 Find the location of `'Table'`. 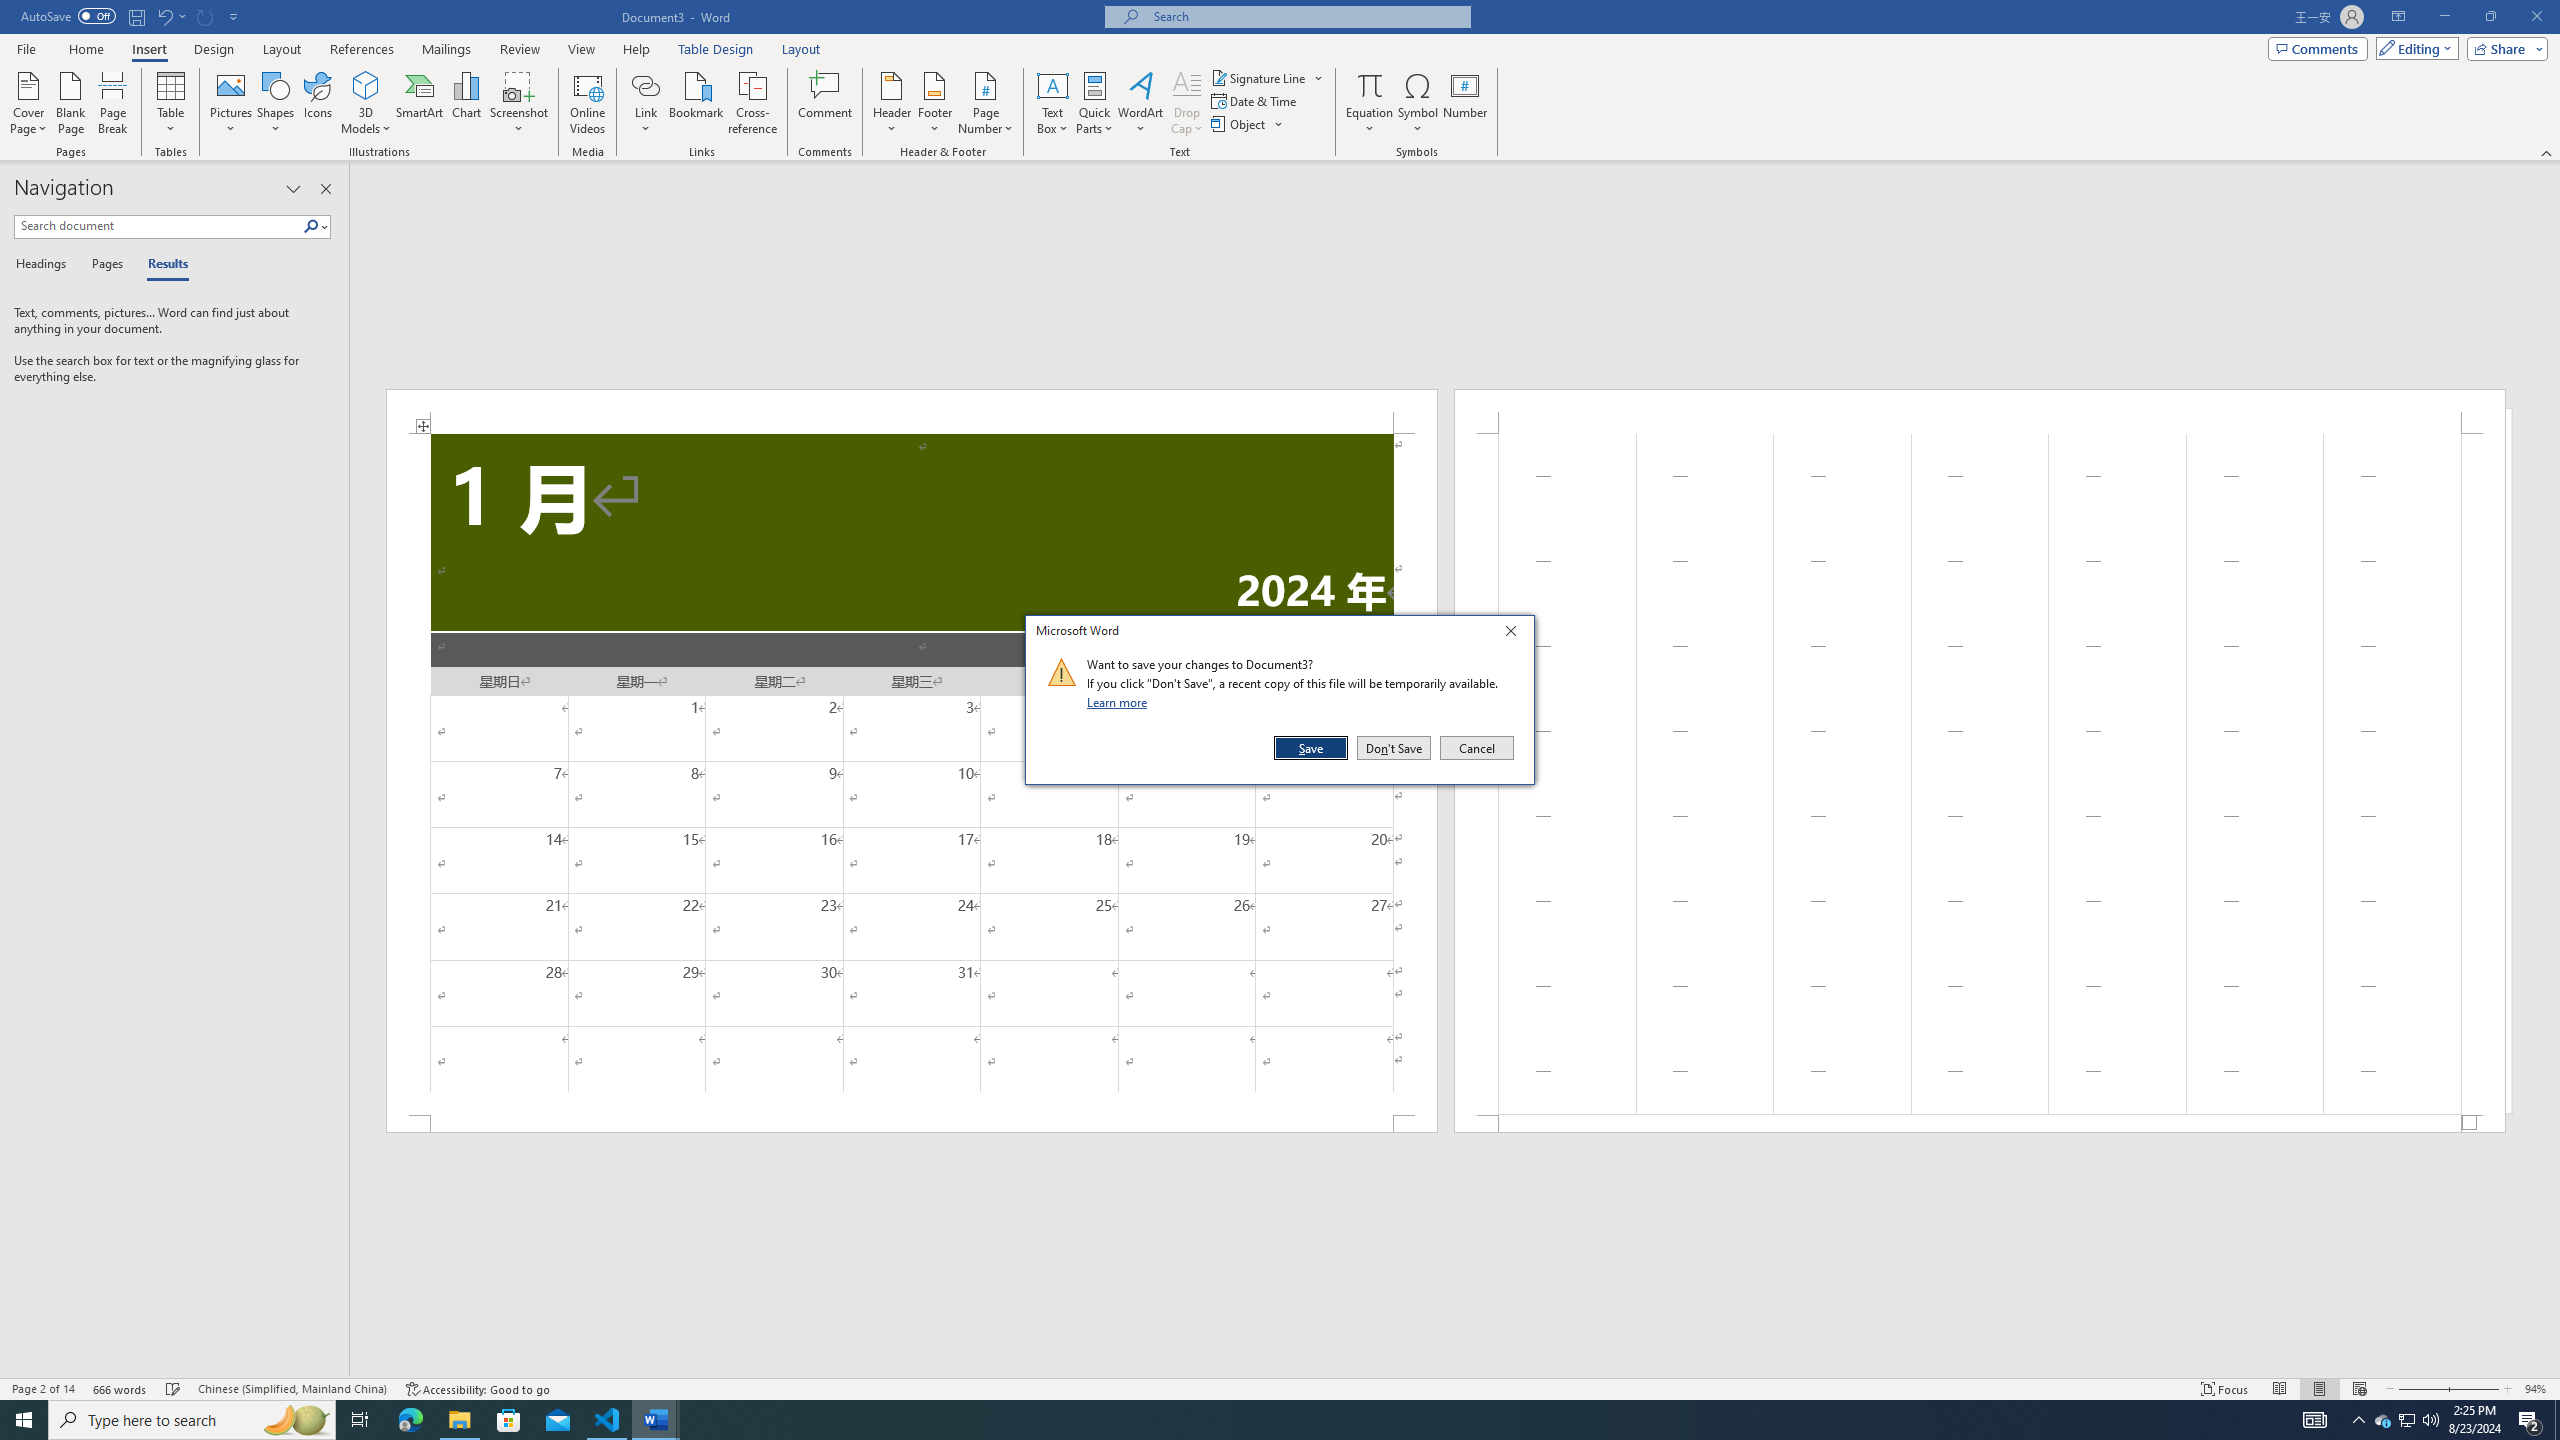

'Table' is located at coordinates (171, 103).